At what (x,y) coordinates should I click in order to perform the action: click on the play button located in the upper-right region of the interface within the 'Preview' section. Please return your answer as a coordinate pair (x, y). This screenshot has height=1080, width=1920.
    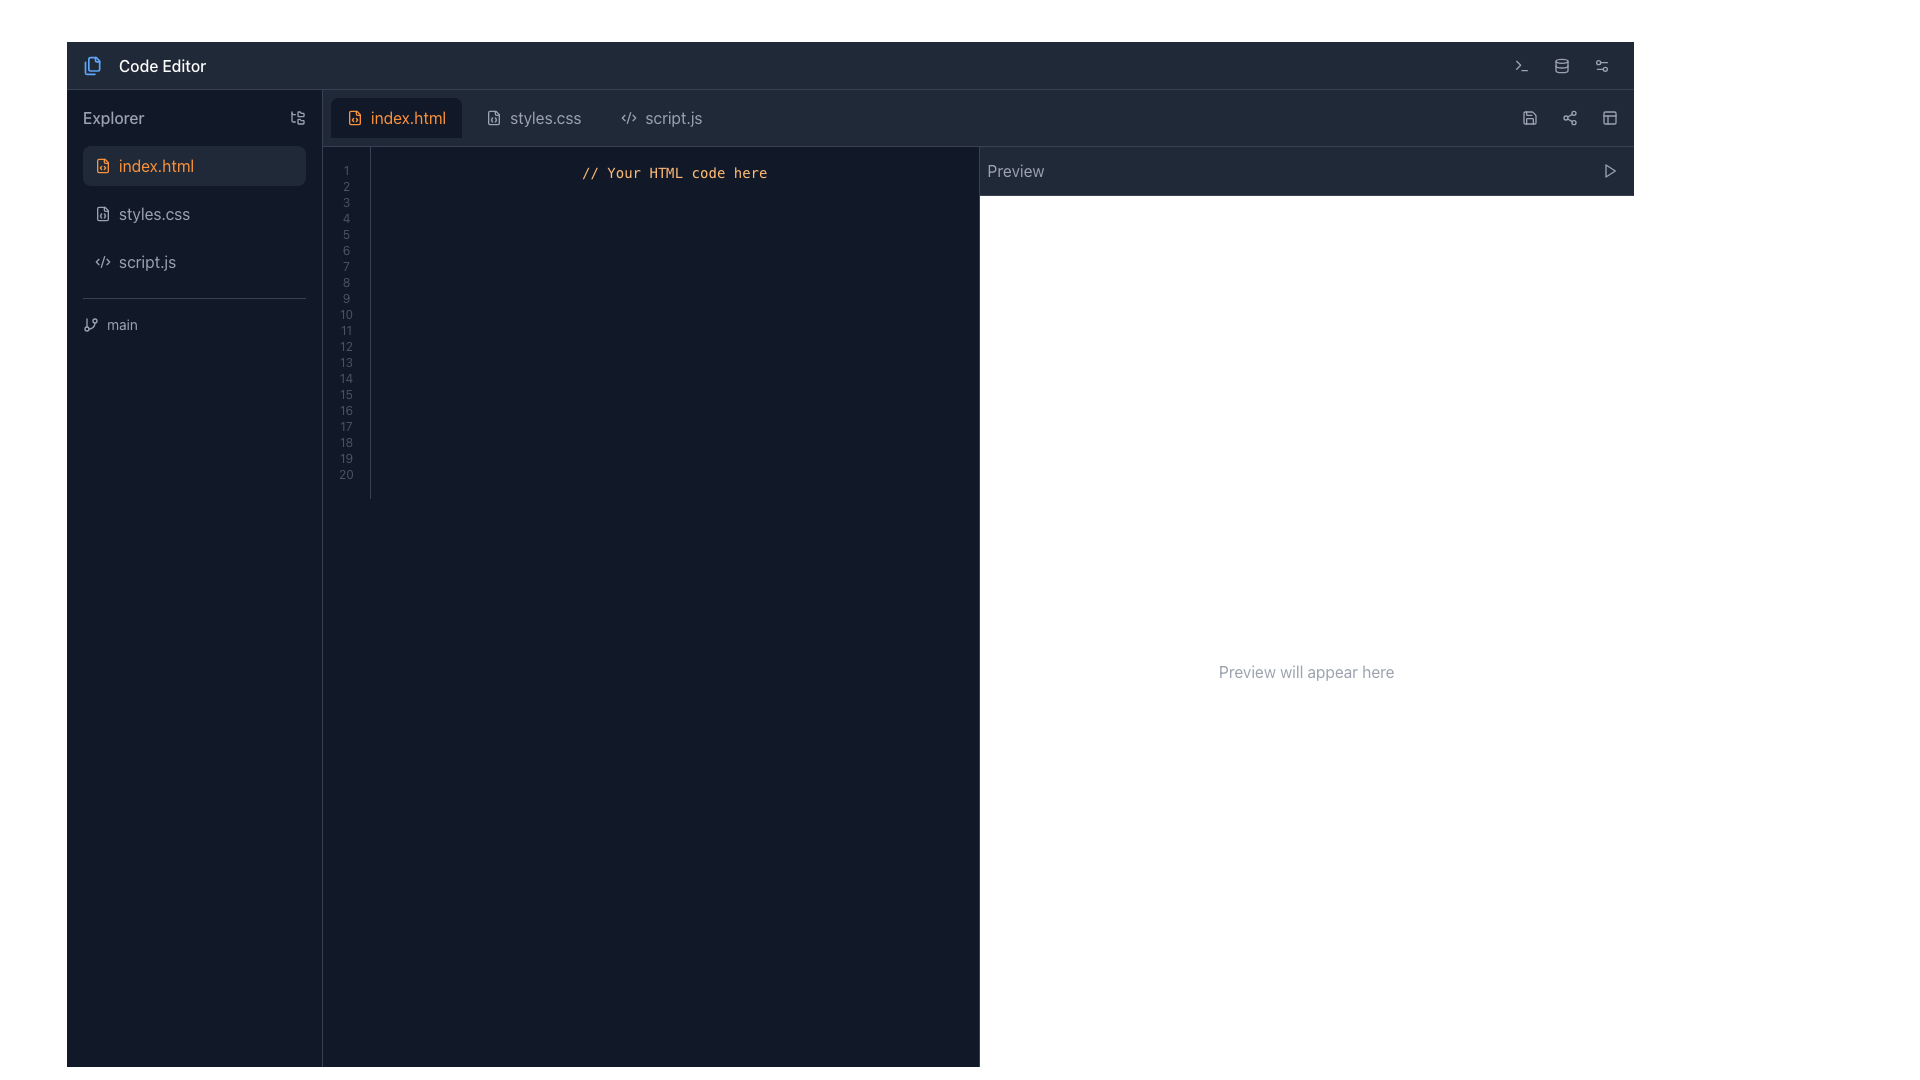
    Looking at the image, I should click on (1609, 169).